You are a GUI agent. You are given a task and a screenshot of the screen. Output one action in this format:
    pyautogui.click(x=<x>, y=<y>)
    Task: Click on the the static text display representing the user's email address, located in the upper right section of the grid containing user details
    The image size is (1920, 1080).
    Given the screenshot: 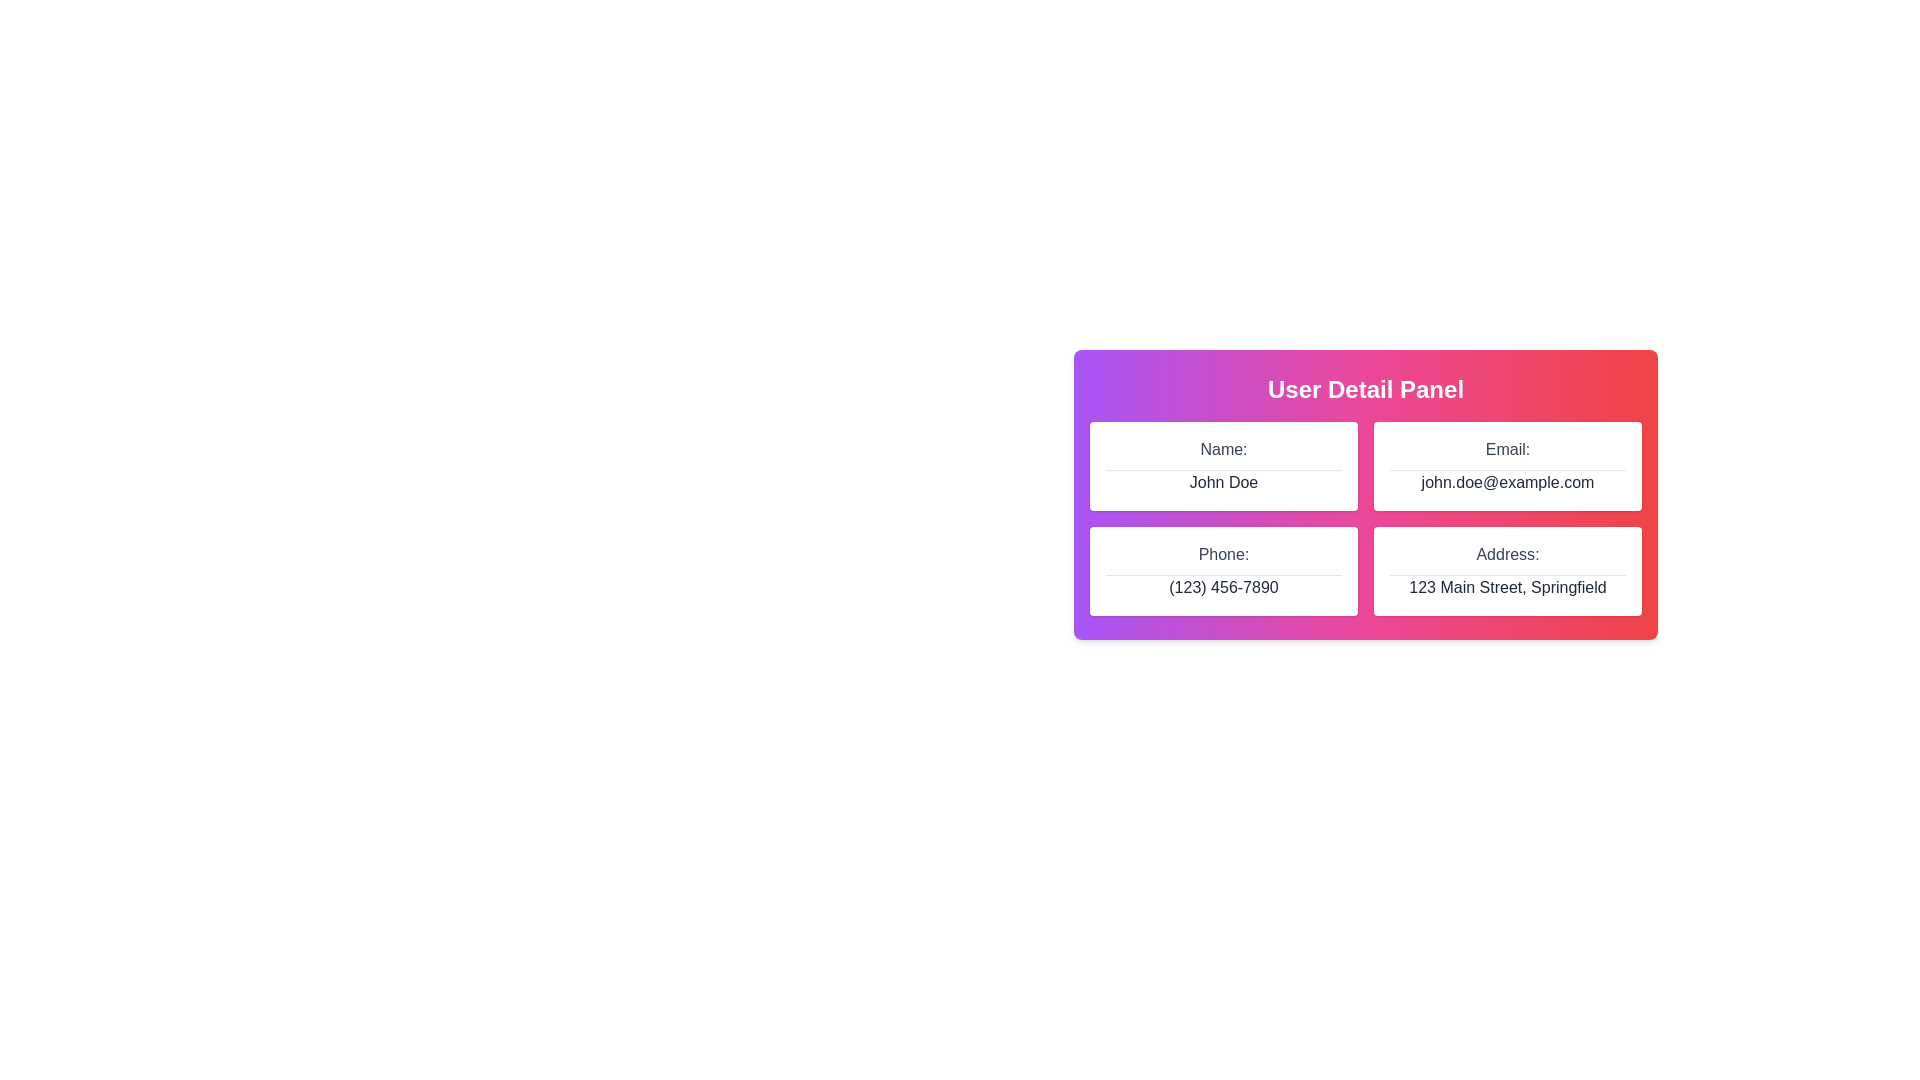 What is the action you would take?
    pyautogui.click(x=1507, y=482)
    